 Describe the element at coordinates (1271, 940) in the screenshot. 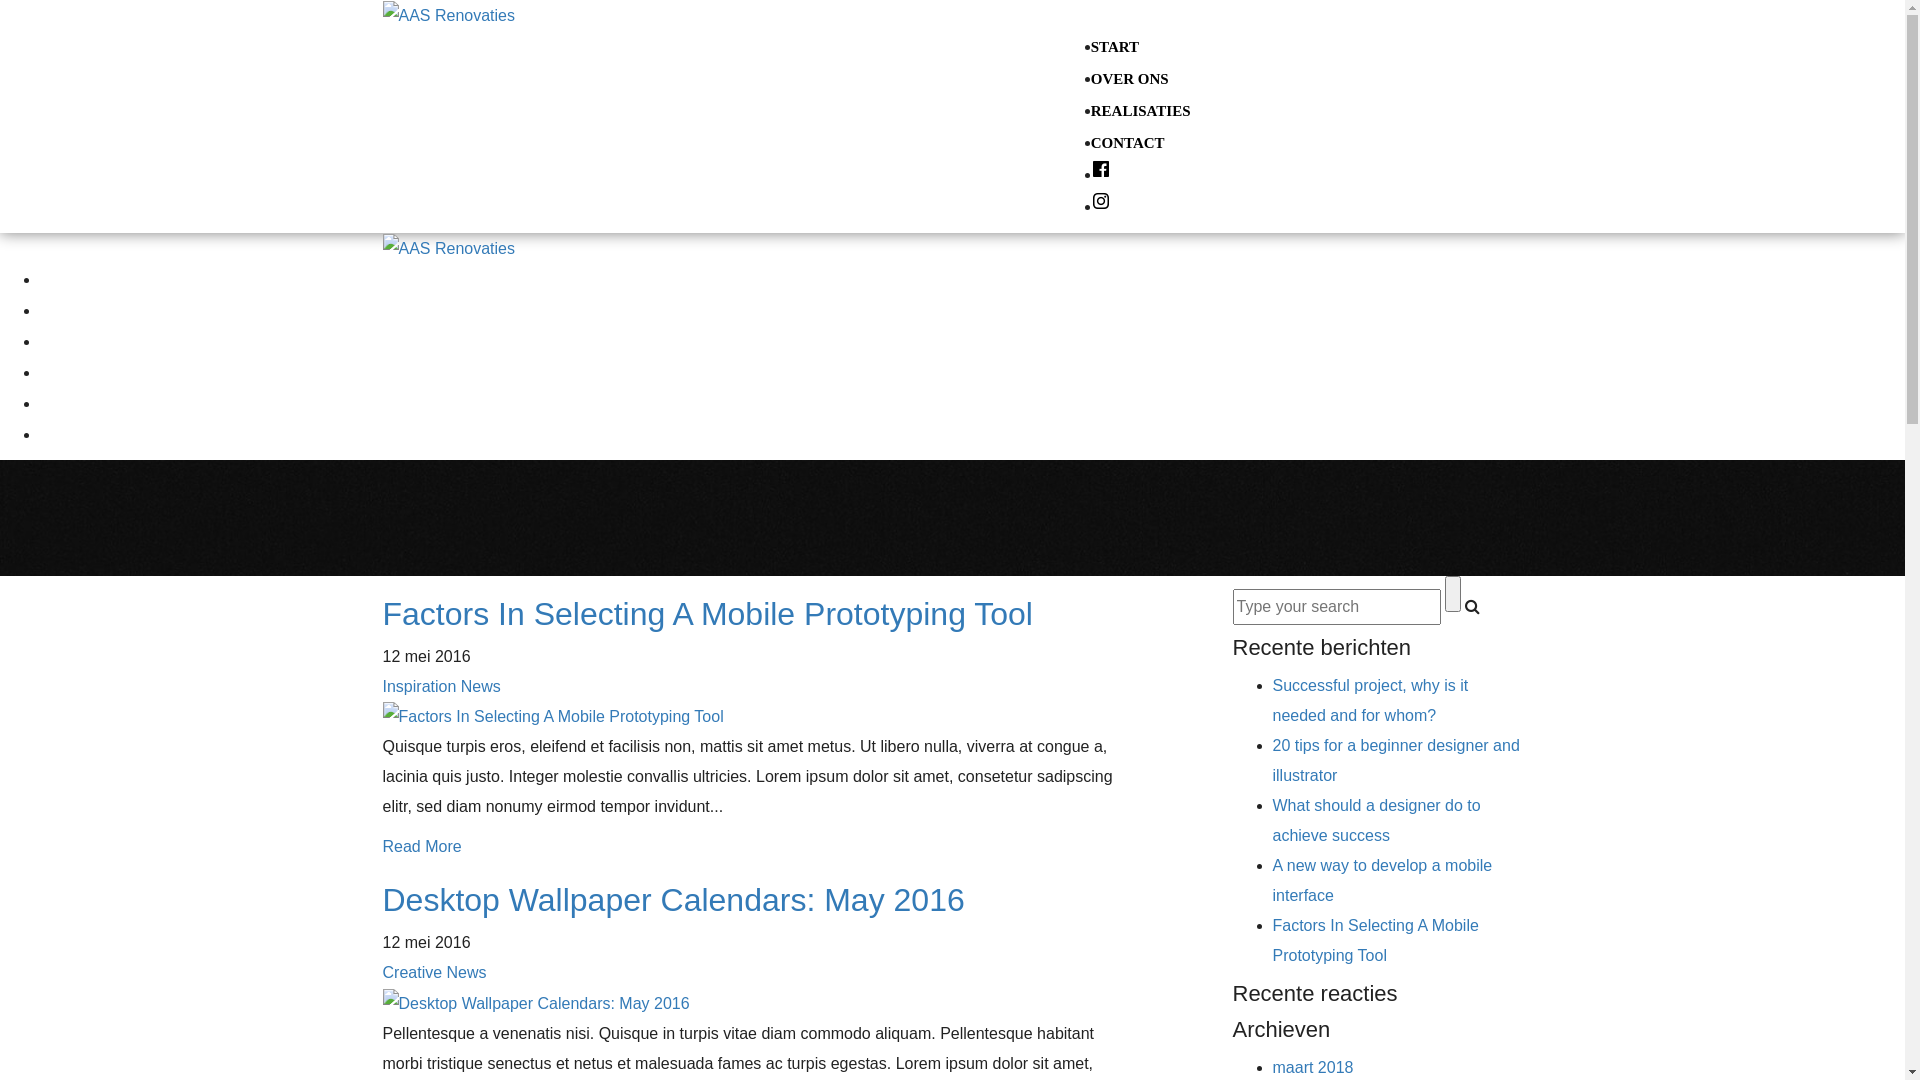

I see `'Factors In Selecting A Mobile Prototyping Tool'` at that location.